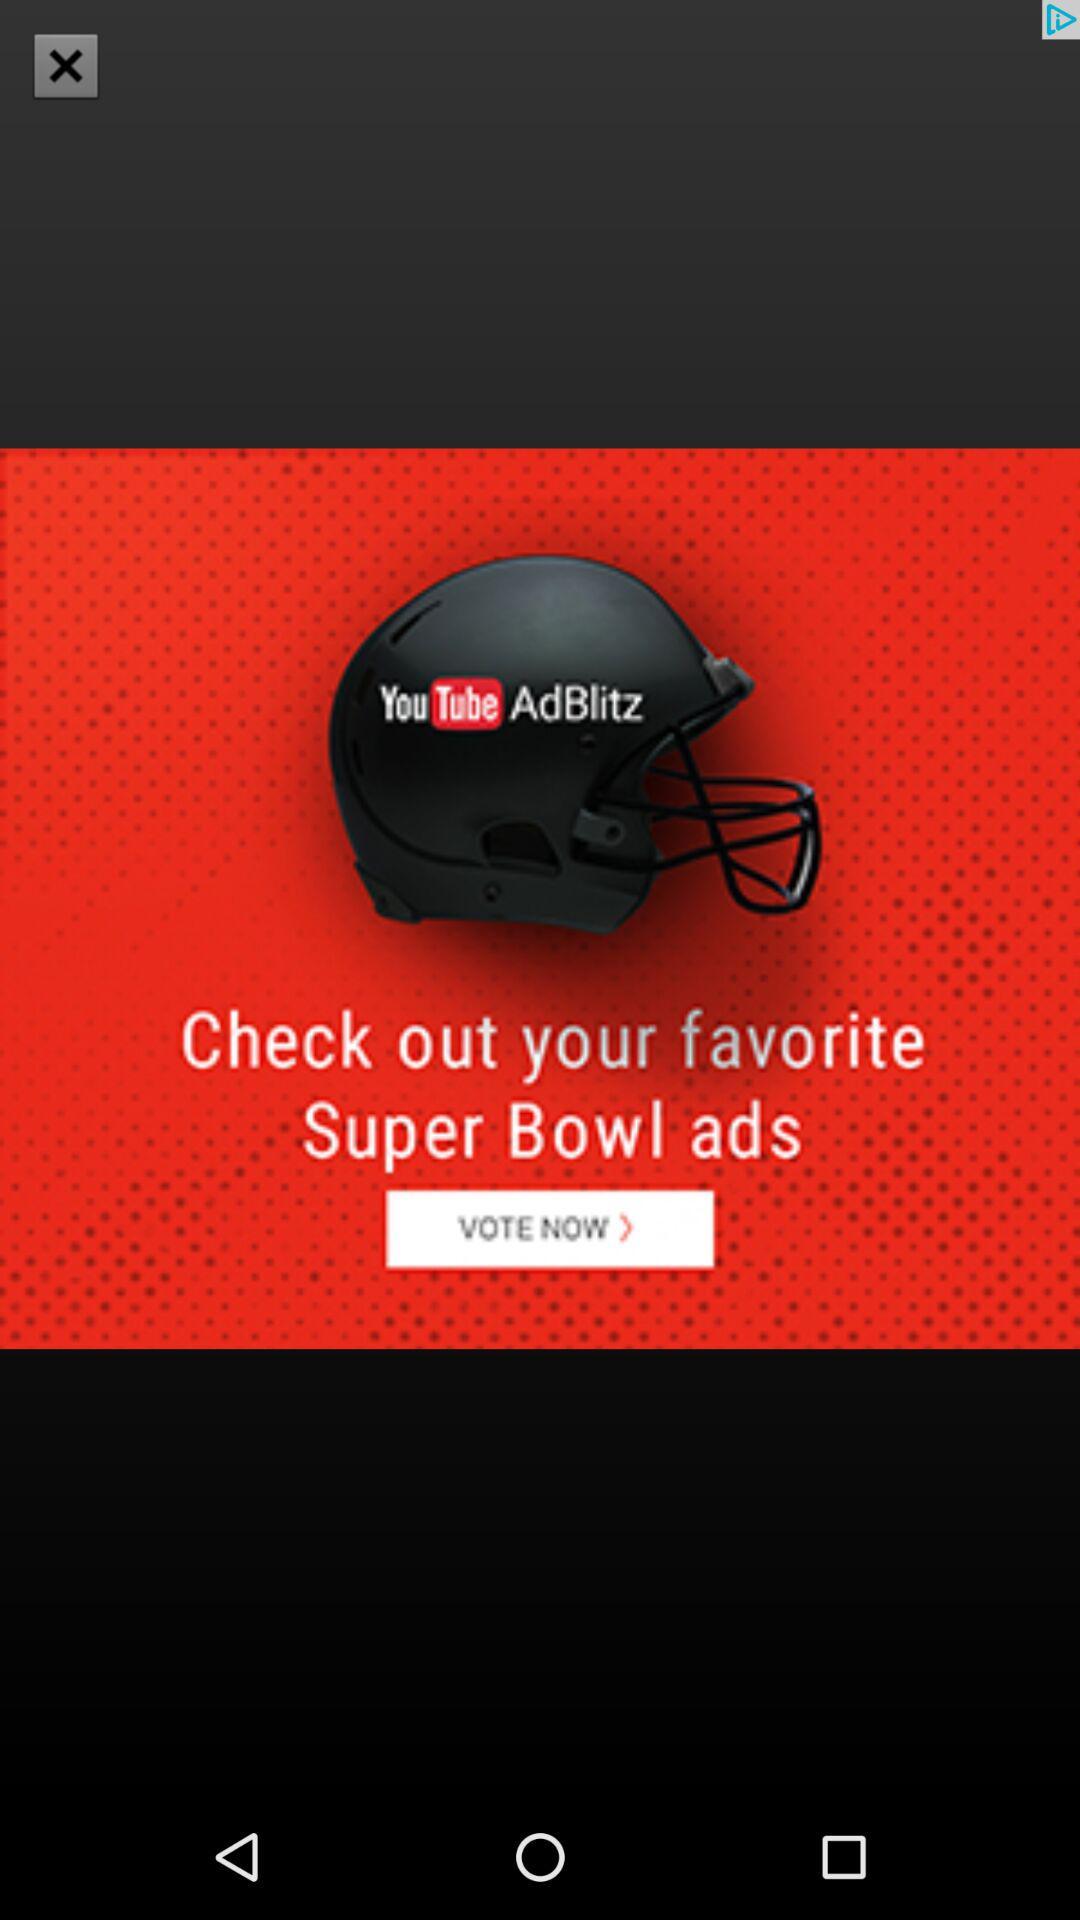 The height and width of the screenshot is (1920, 1080). Describe the element at coordinates (64, 70) in the screenshot. I see `the close icon` at that location.